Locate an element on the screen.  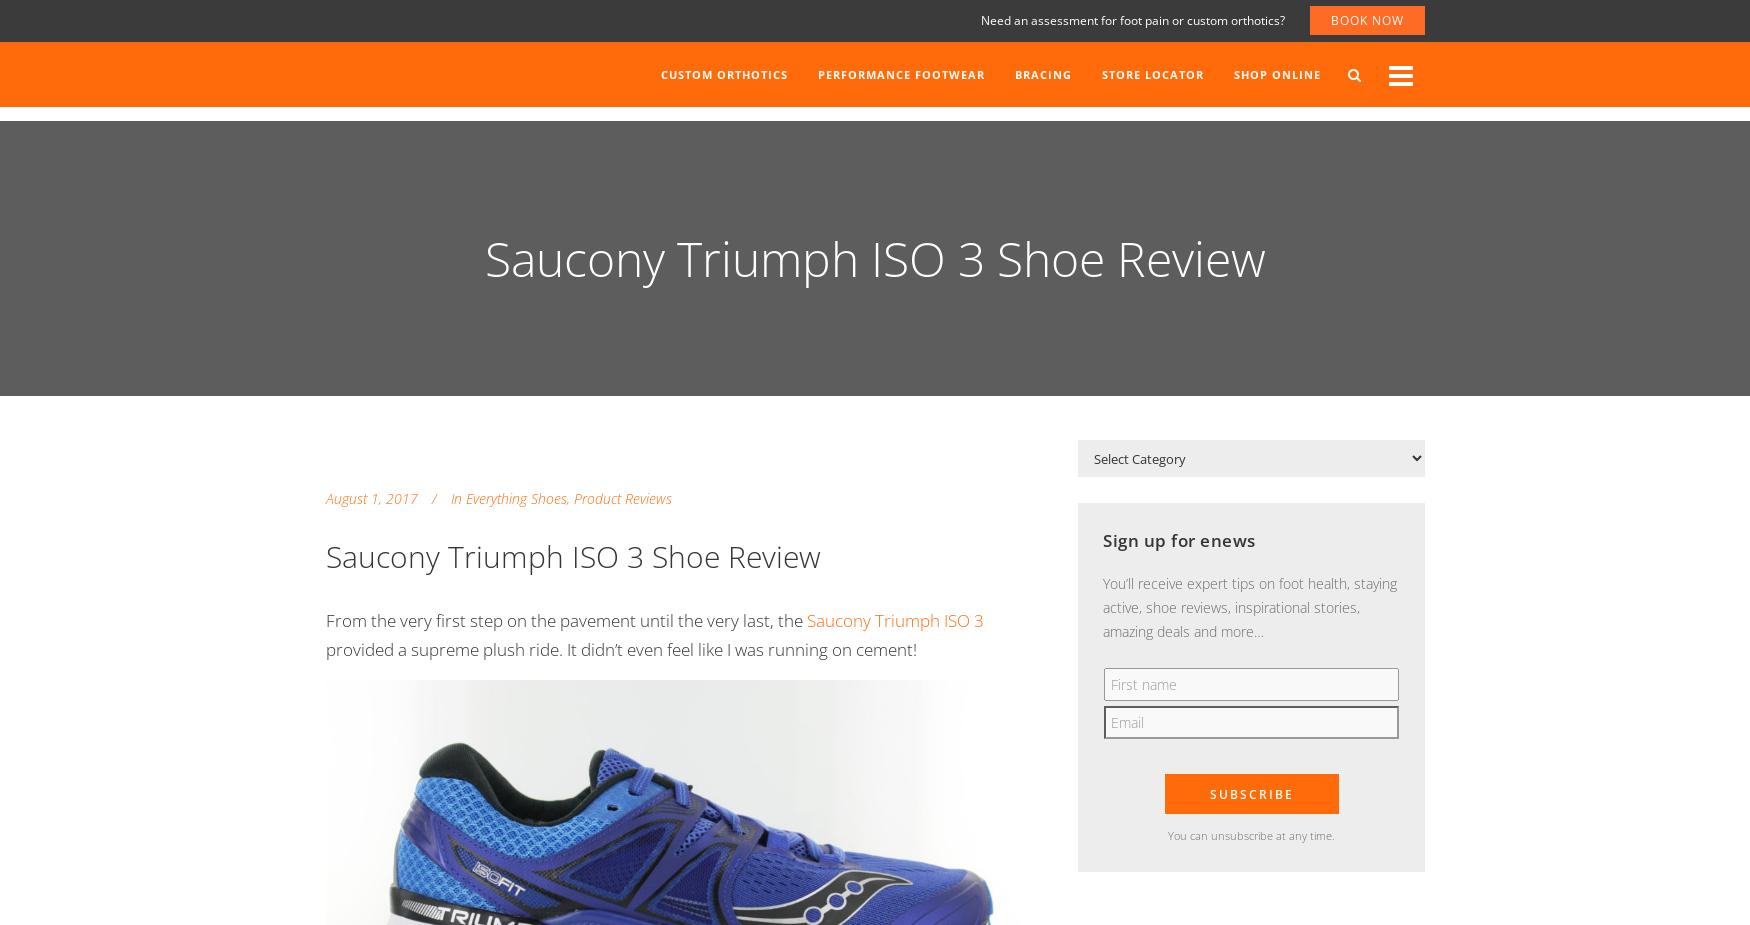
',' is located at coordinates (567, 498).